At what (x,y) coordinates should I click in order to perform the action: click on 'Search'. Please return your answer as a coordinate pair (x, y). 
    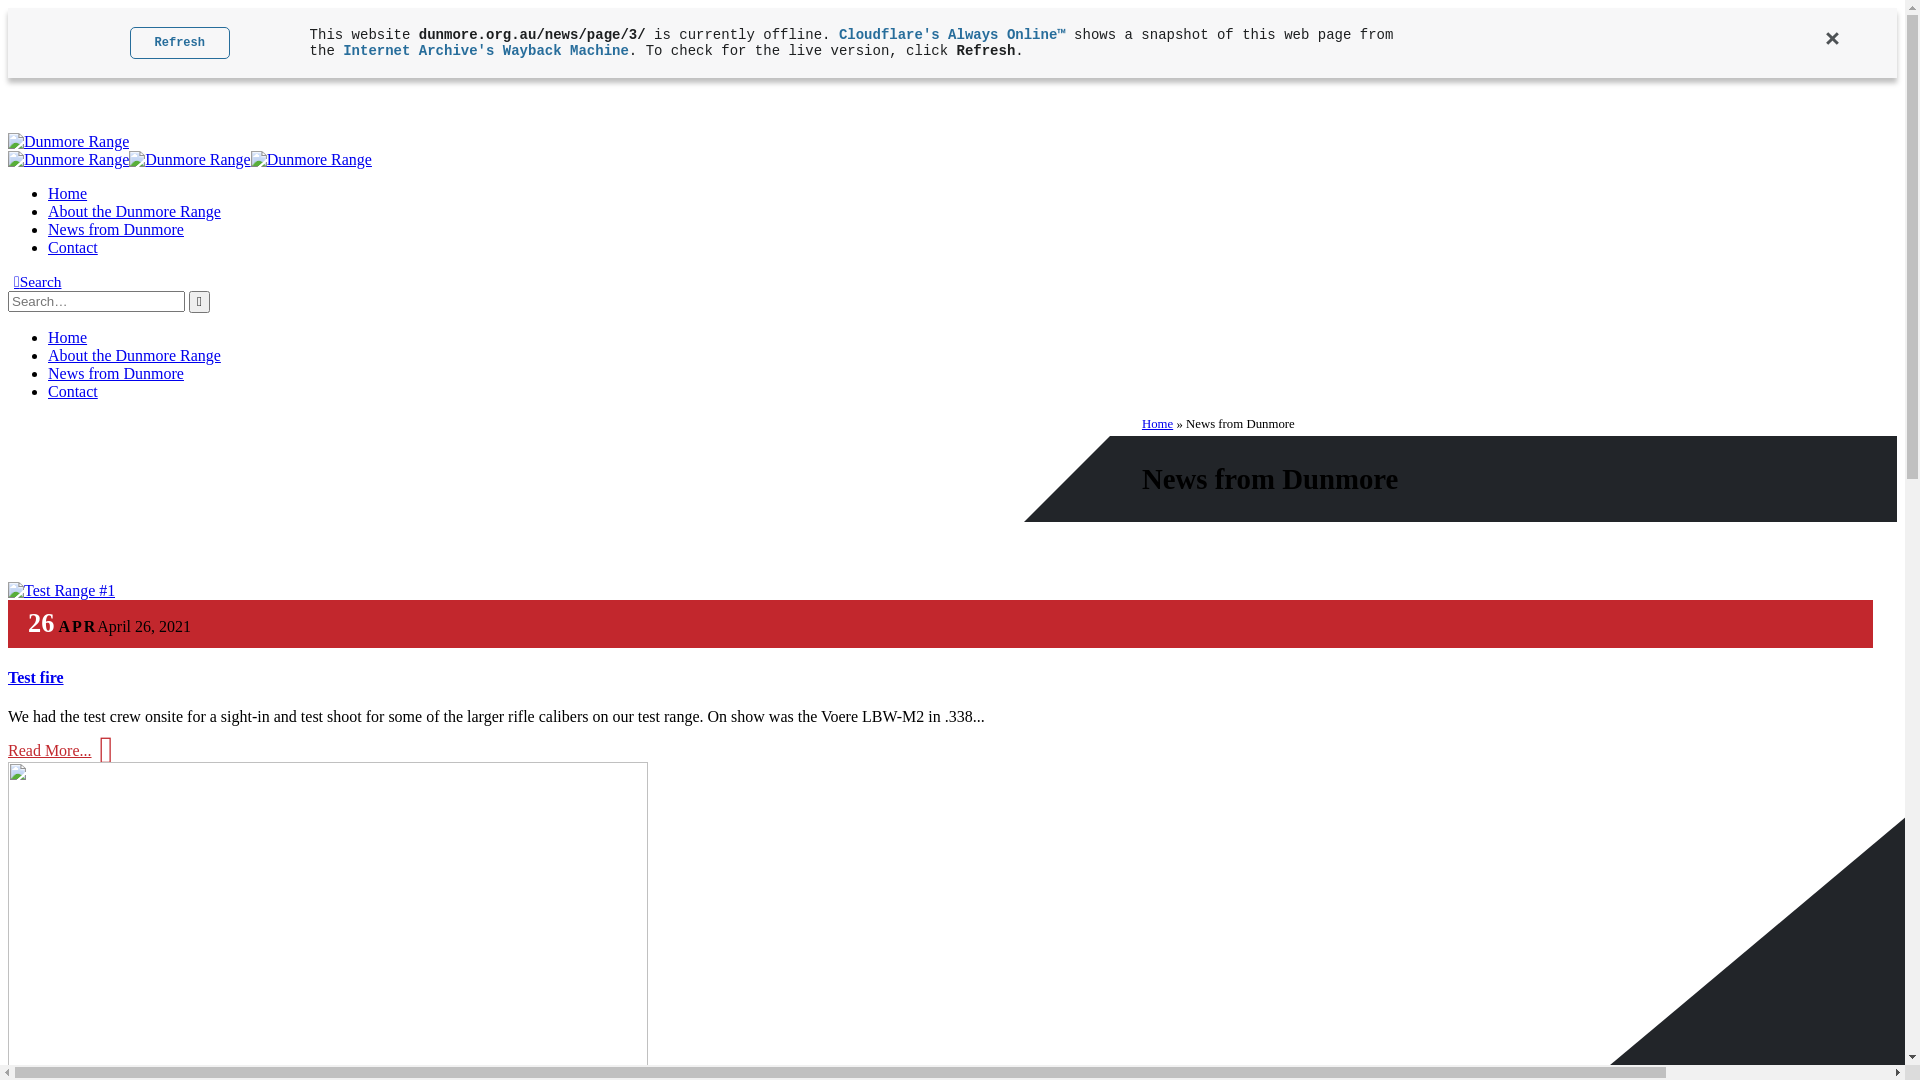
    Looking at the image, I should click on (199, 301).